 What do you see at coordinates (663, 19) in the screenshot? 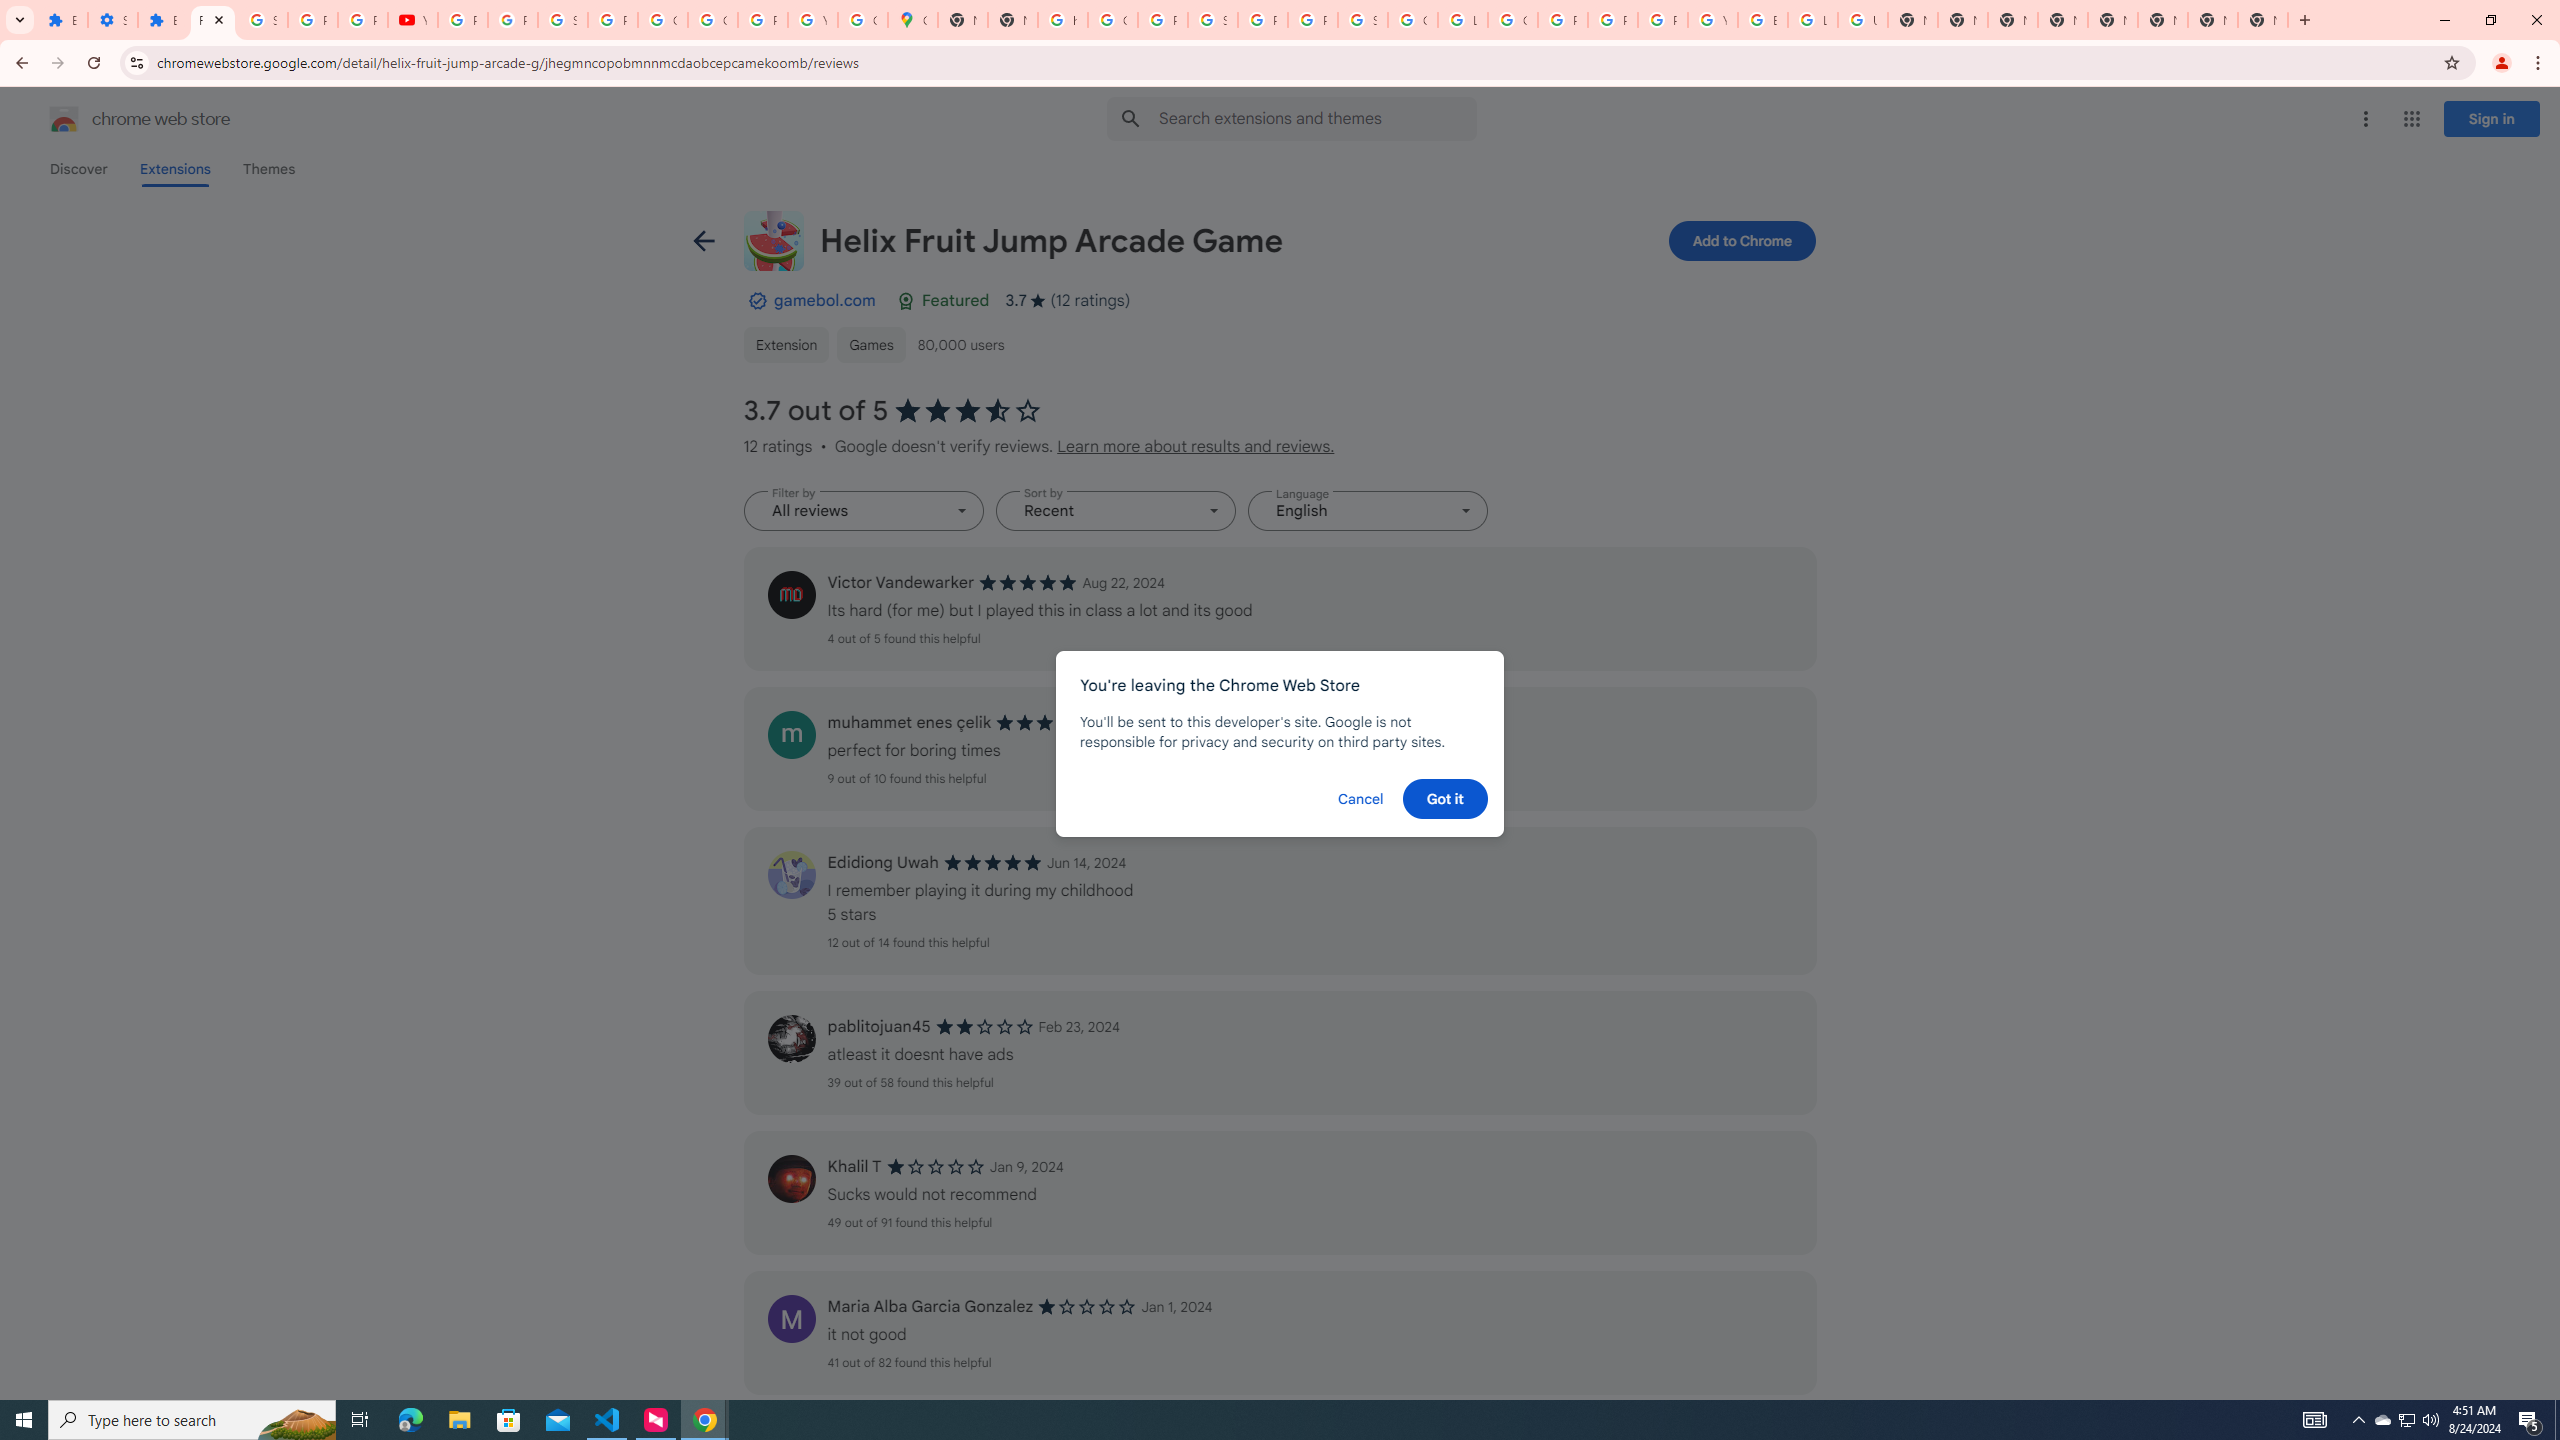
I see `'Google Account'` at bounding box center [663, 19].